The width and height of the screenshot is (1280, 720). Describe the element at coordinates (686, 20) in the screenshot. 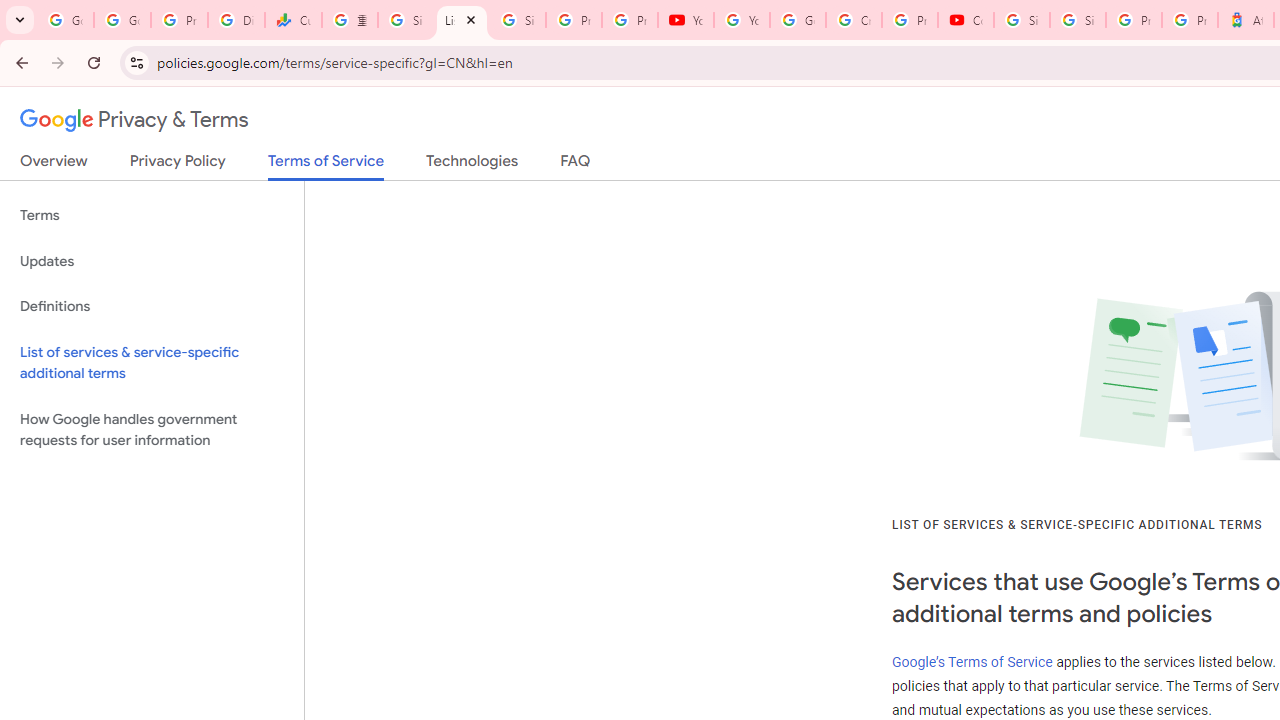

I see `'YouTube'` at that location.